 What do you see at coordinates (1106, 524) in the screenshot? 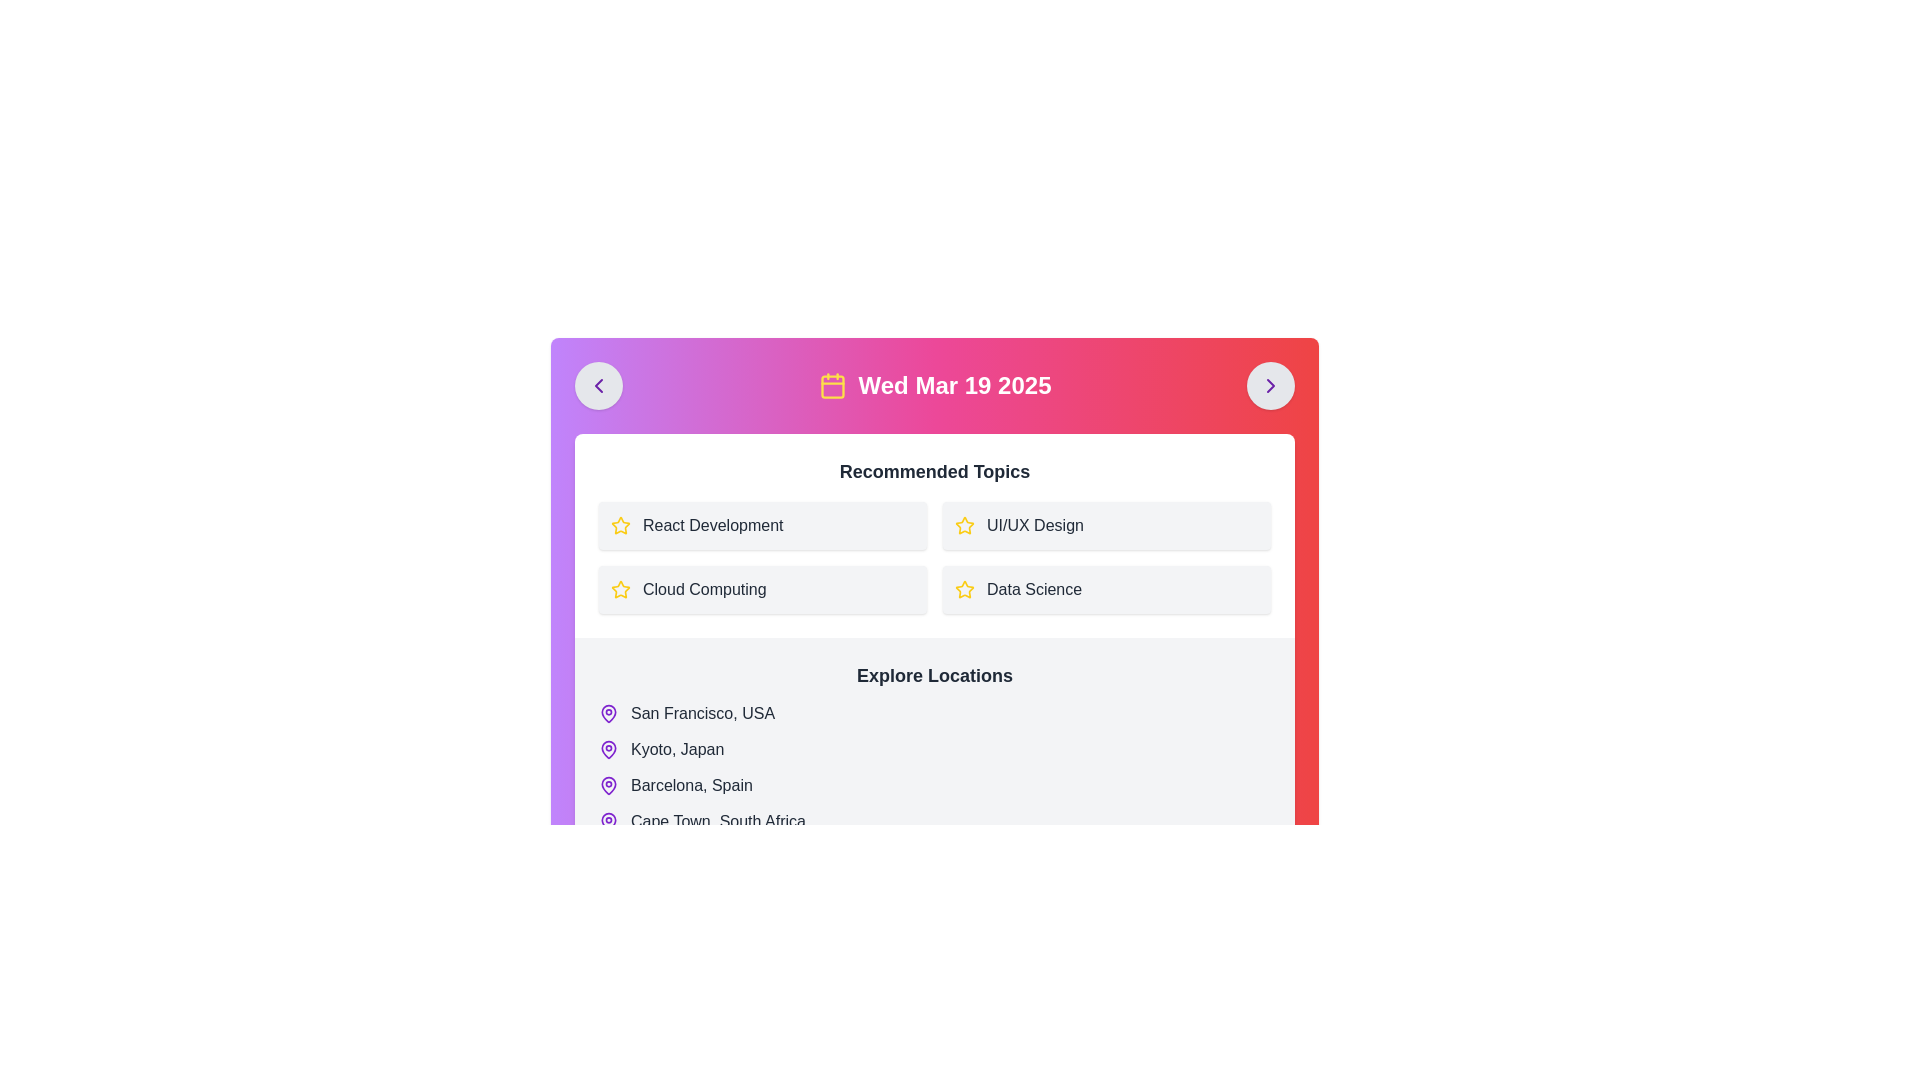
I see `the 'UI/UX Design' button located in the top-right quadrant of the grid layout under the 'Recommended Topics' section` at bounding box center [1106, 524].